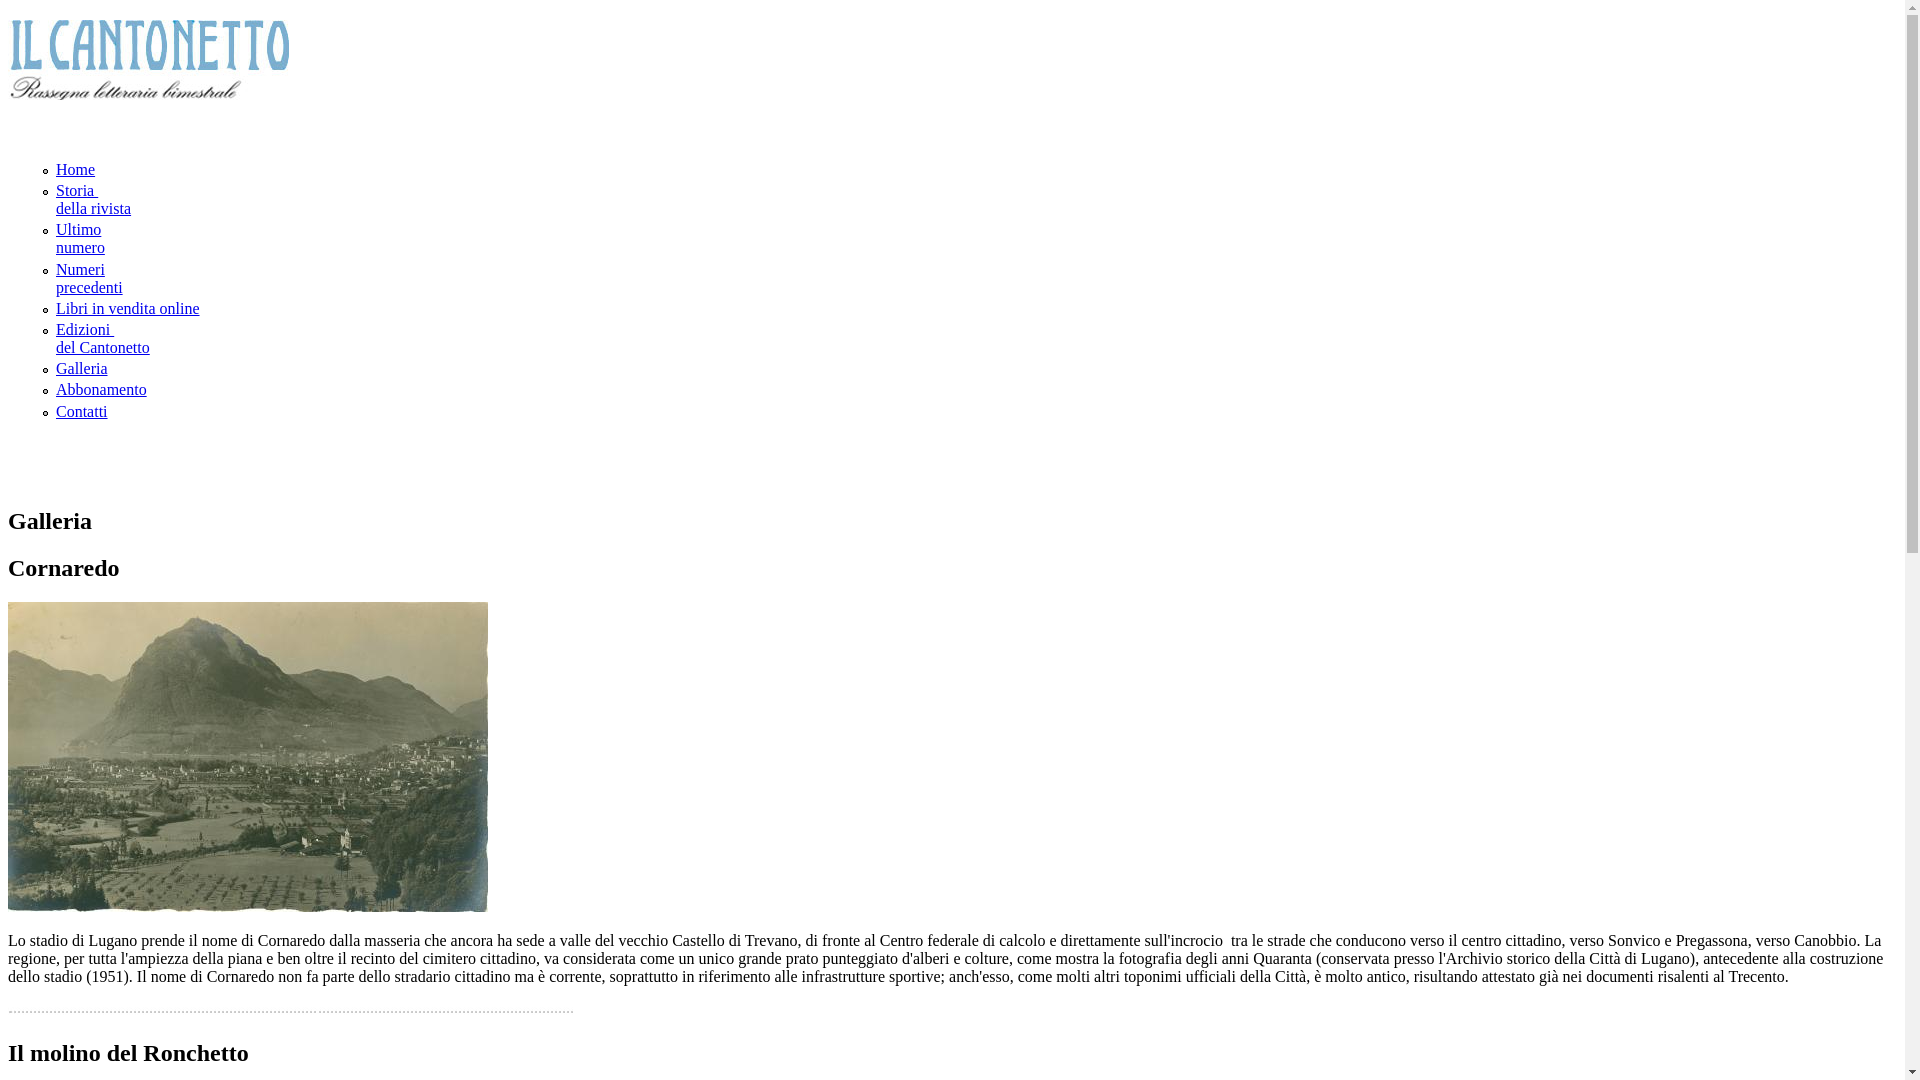 This screenshot has height=1080, width=1920. What do you see at coordinates (56, 278) in the screenshot?
I see `'Numeri` at bounding box center [56, 278].